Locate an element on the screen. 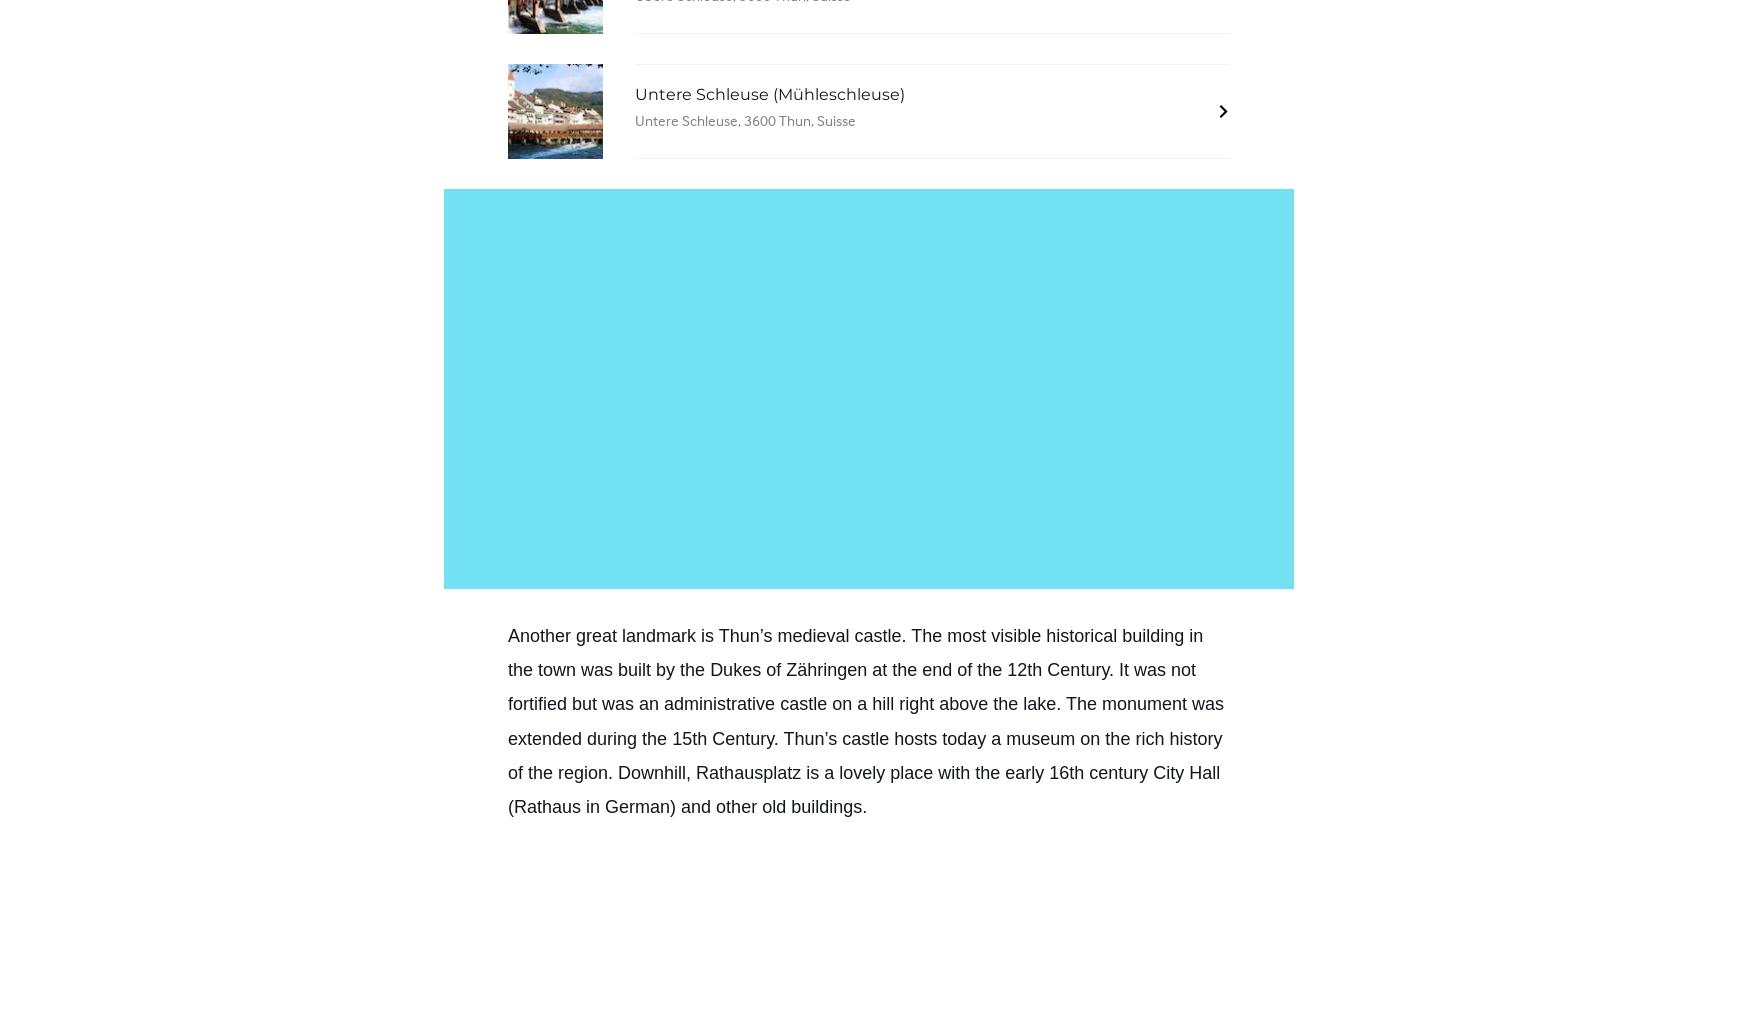 The image size is (1738, 1032). '. The most visible historical building in the town was built by the' is located at coordinates (855, 652).